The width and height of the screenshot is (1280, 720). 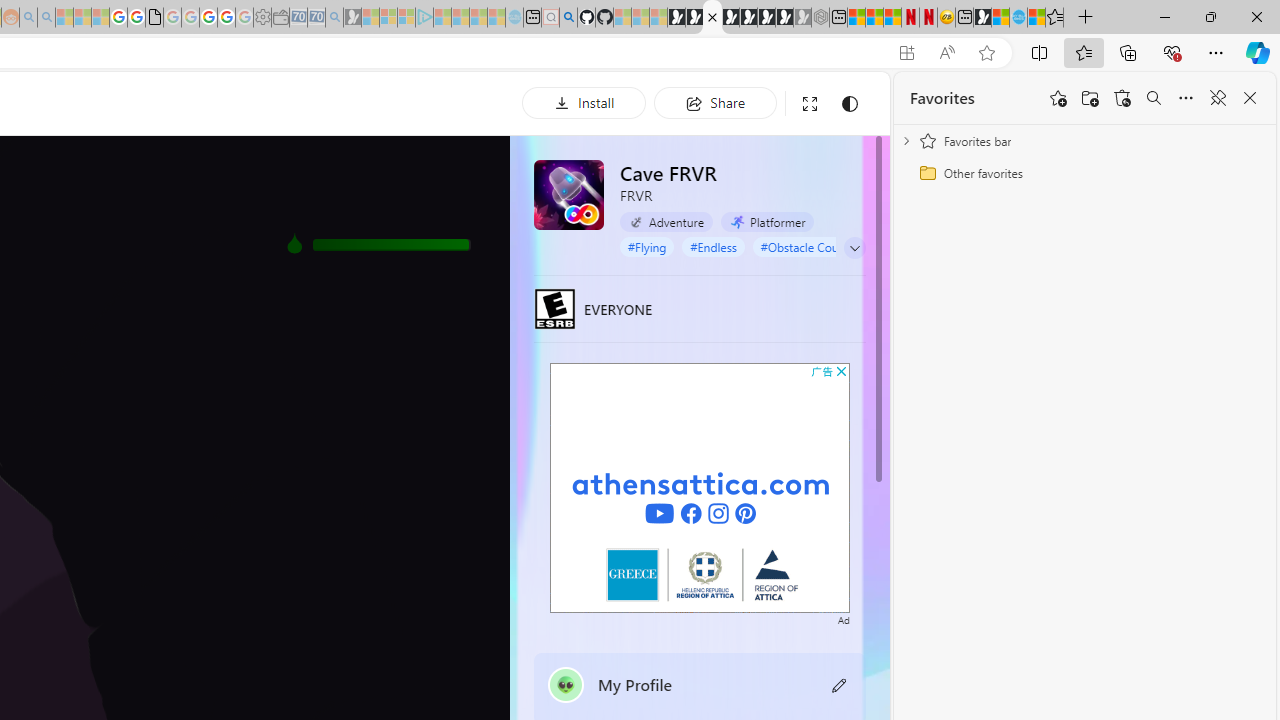 I want to click on 'Play Cave FRVR in your browser | Games from Microsoft Start', so click(x=712, y=17).